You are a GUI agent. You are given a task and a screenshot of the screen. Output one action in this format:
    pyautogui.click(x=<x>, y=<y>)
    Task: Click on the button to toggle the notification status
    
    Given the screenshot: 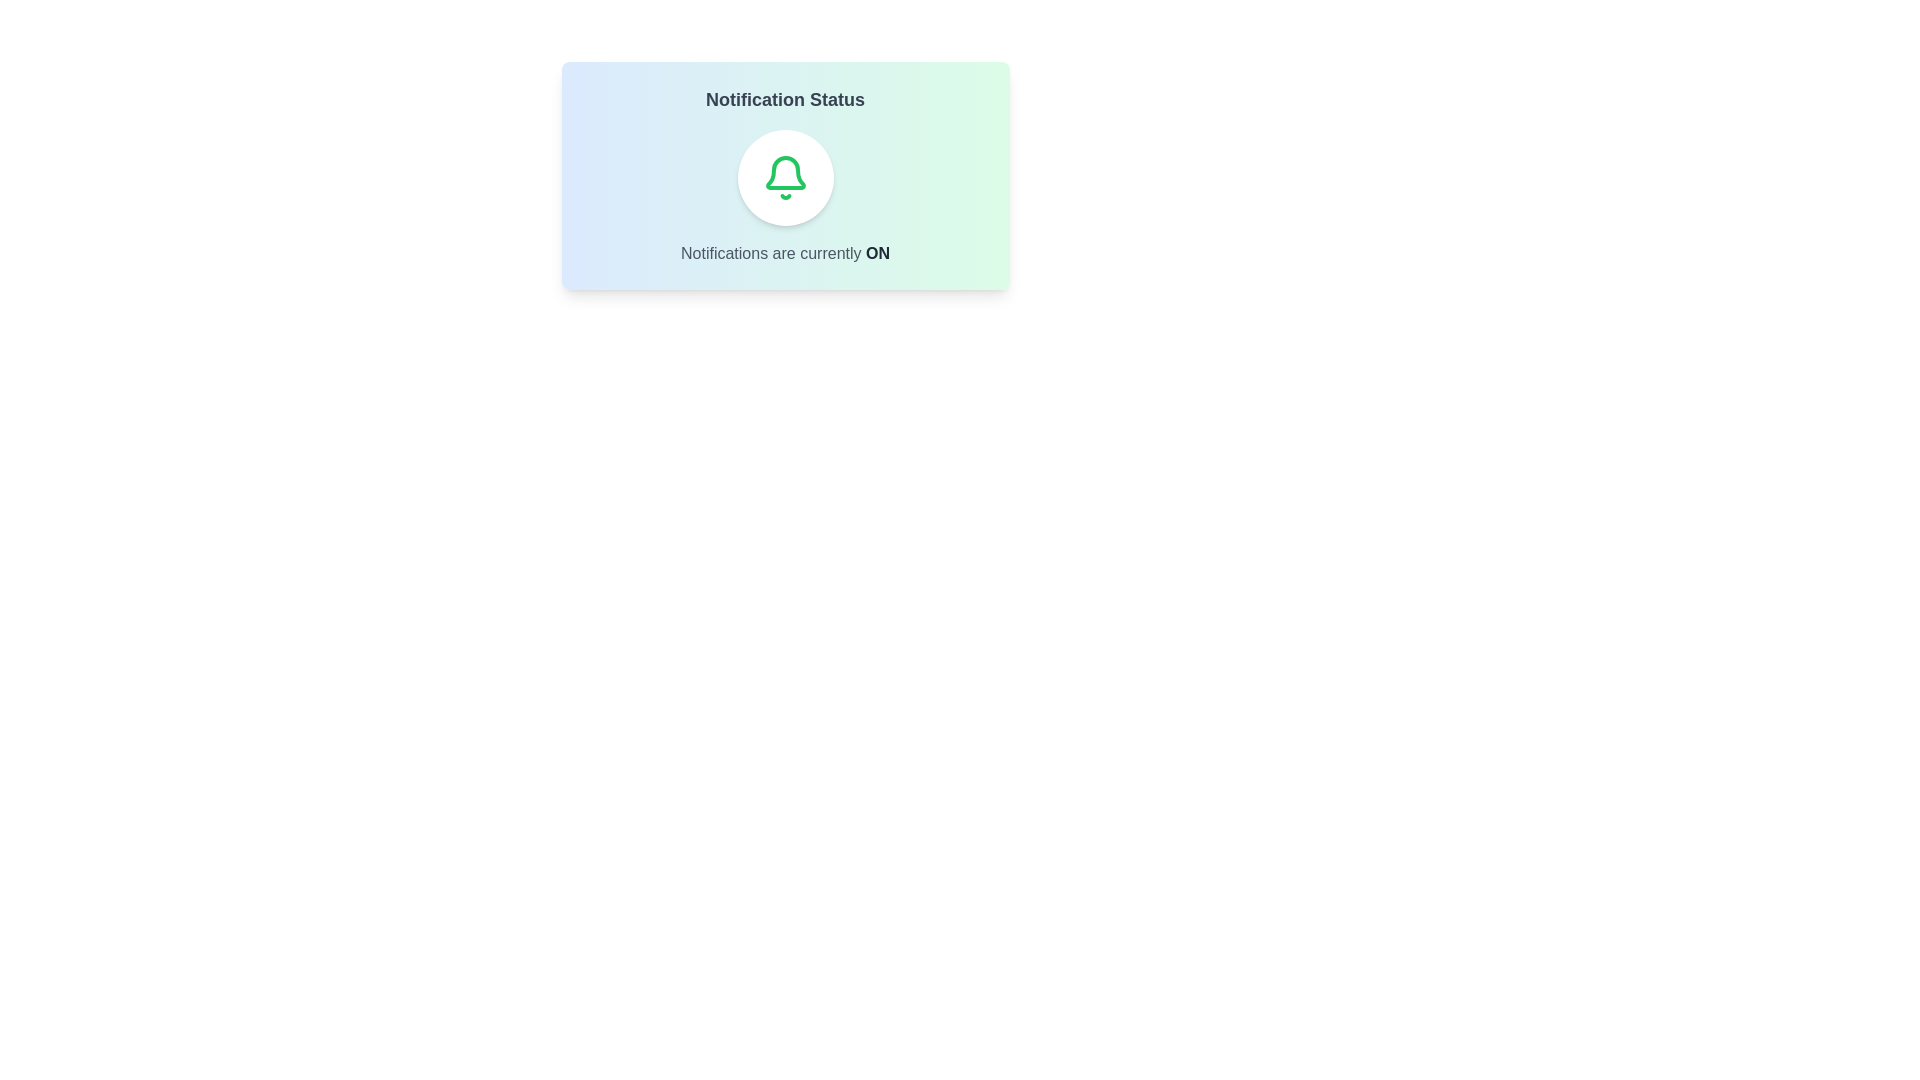 What is the action you would take?
    pyautogui.click(x=784, y=176)
    